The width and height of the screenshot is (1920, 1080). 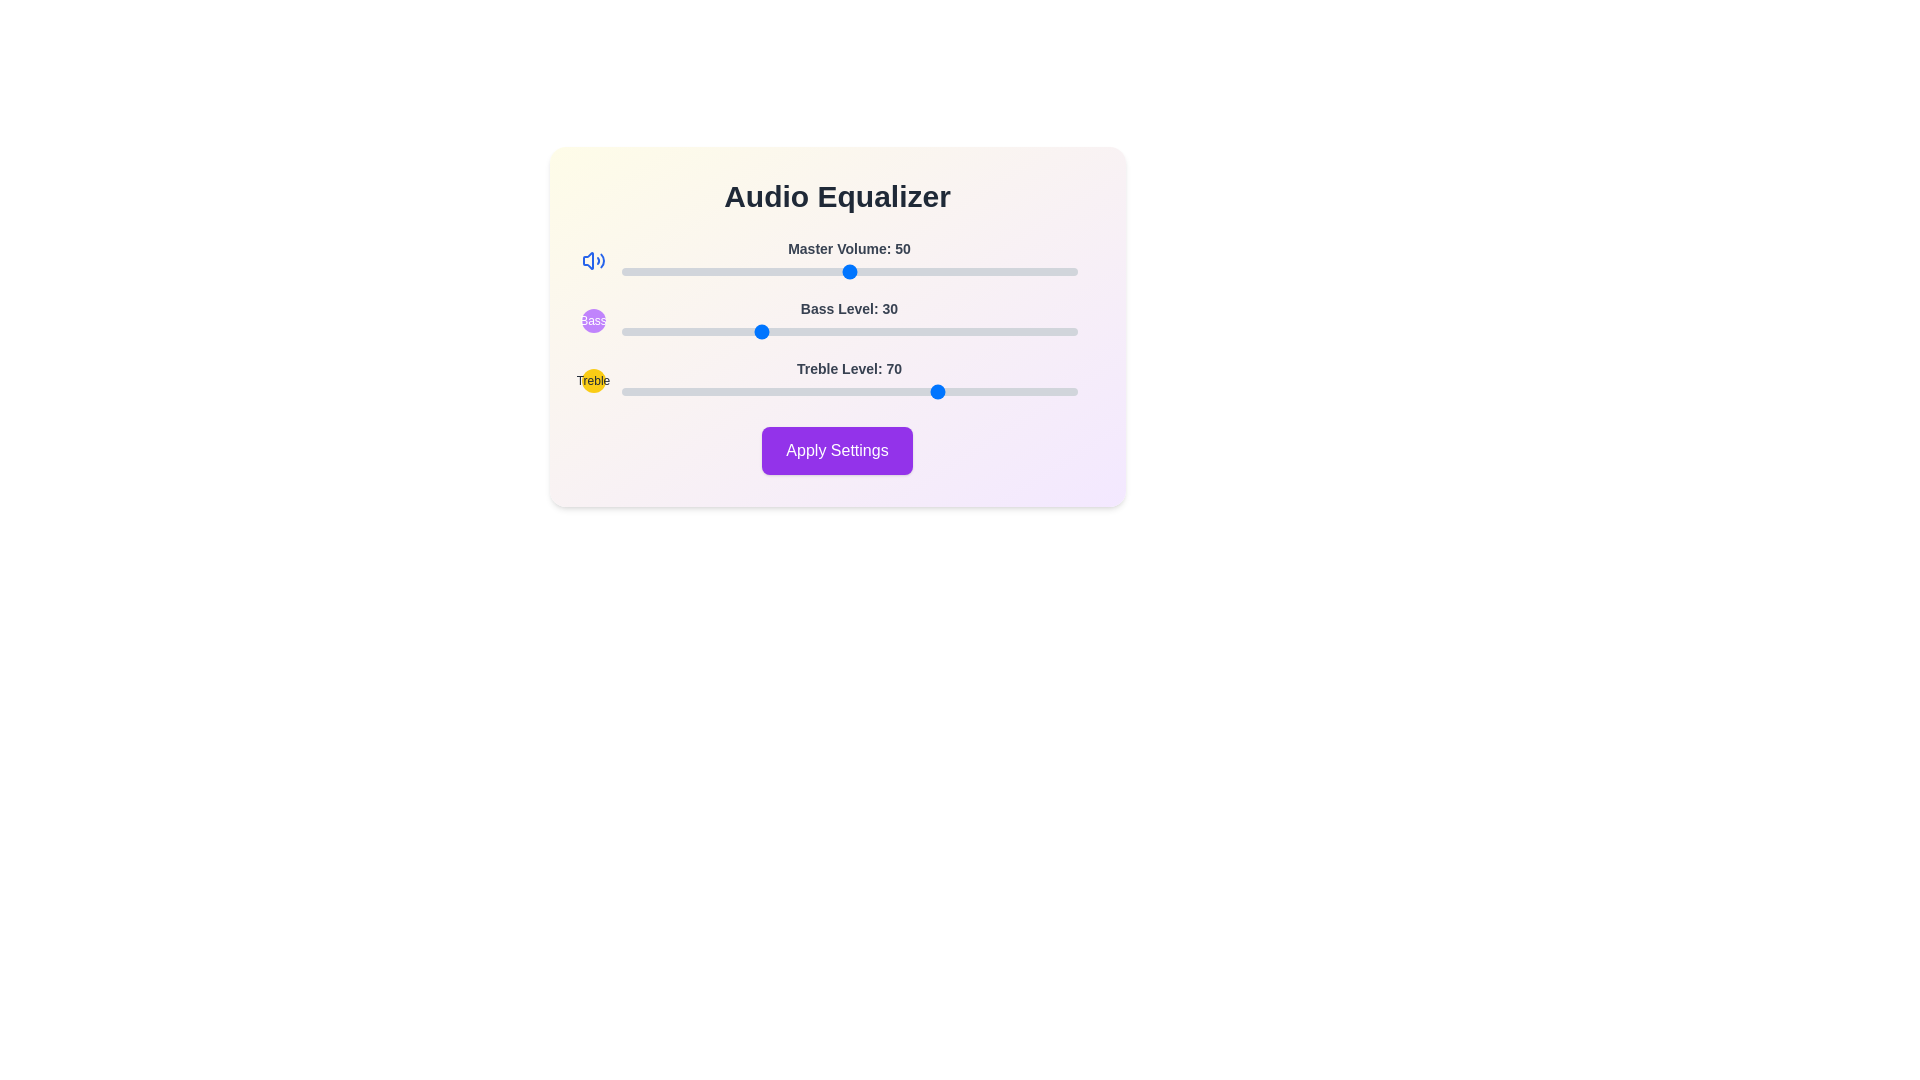 I want to click on the slider control labeled 'Bass Level: 30', so click(x=837, y=319).